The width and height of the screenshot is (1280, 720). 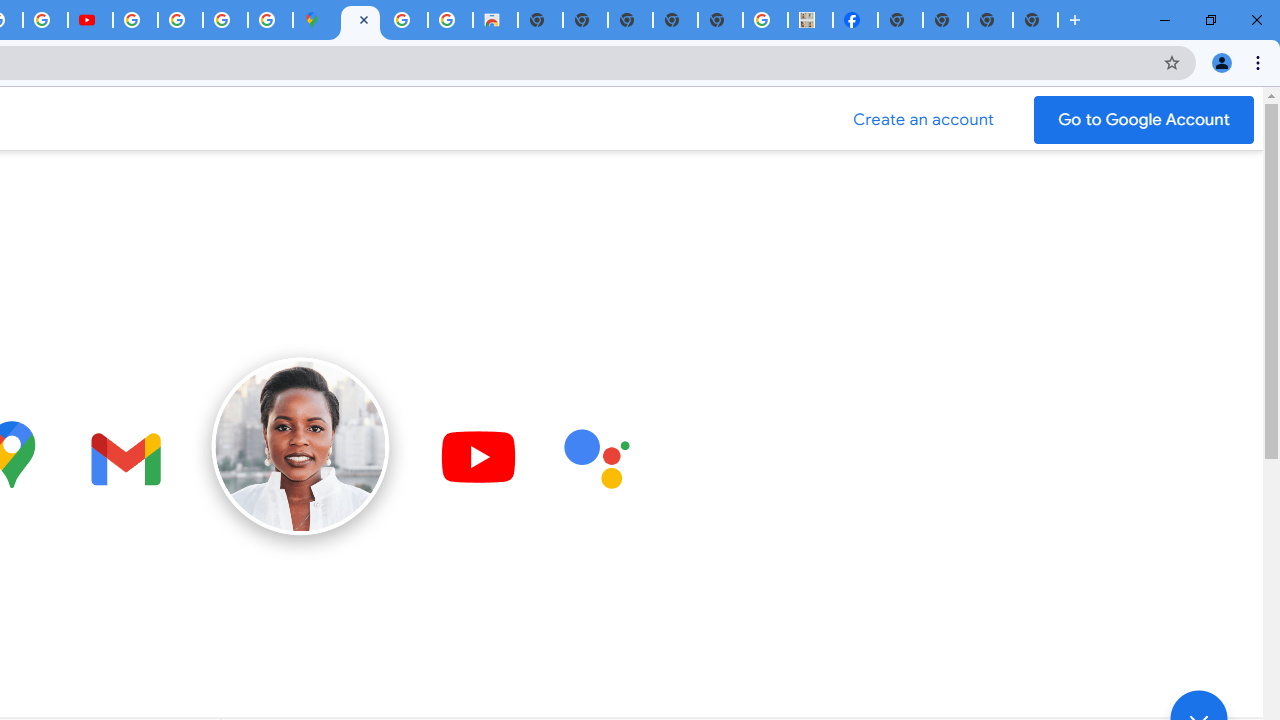 What do you see at coordinates (1209, 20) in the screenshot?
I see `'Restore'` at bounding box center [1209, 20].